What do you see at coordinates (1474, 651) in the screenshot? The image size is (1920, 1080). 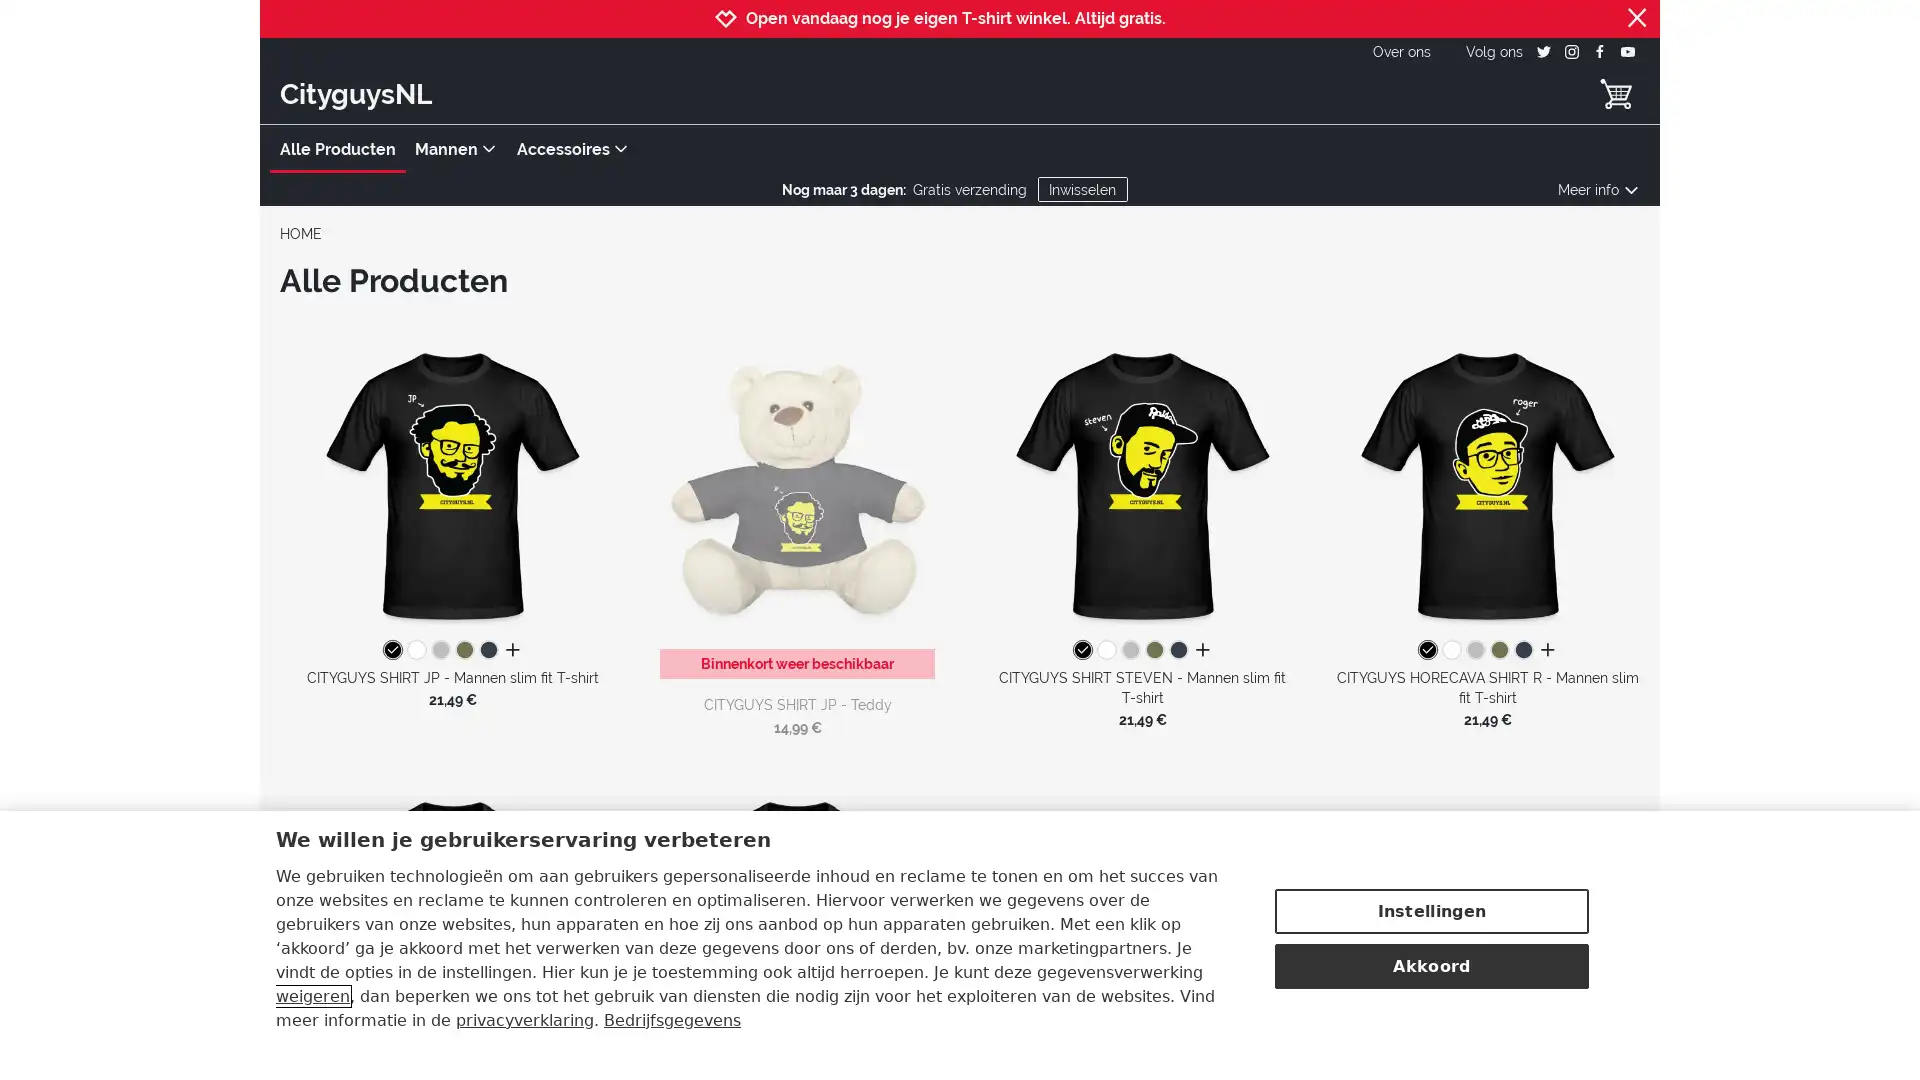 I see `grijs gemeleerd` at bounding box center [1474, 651].